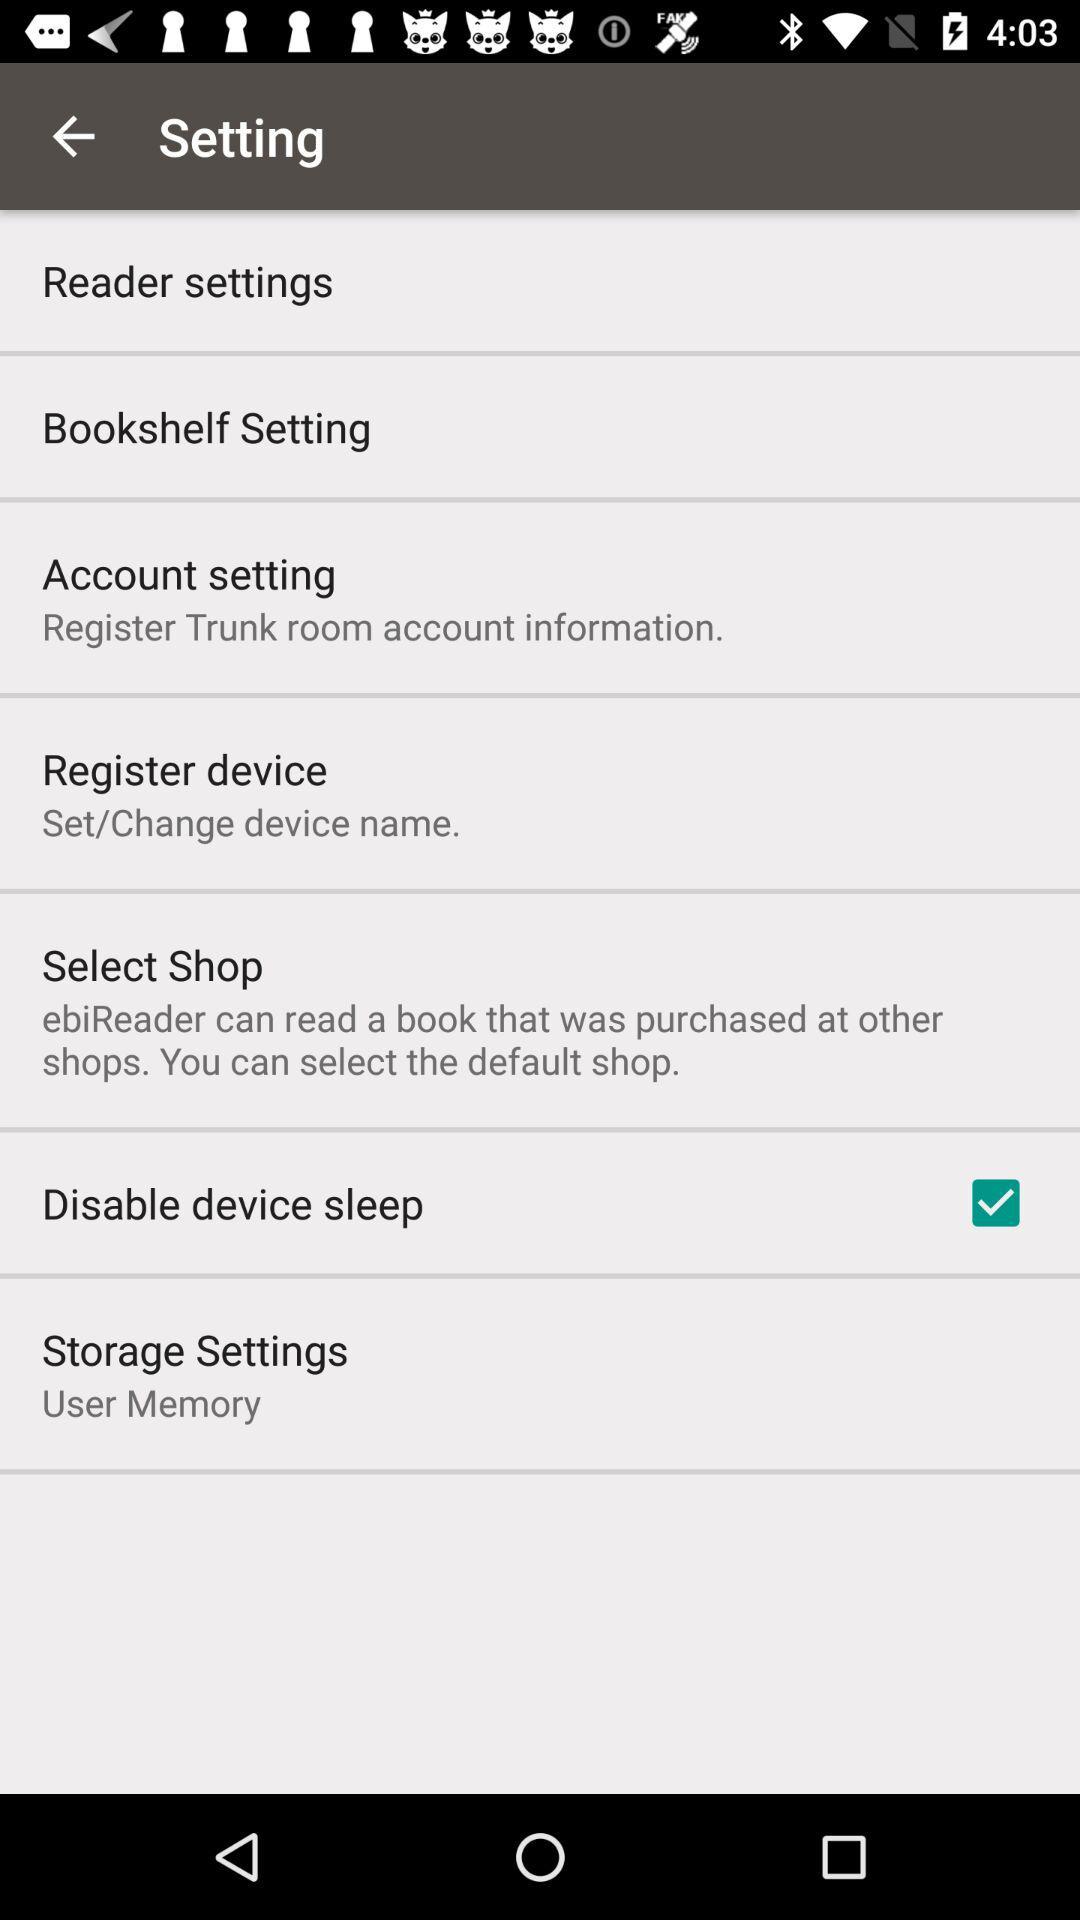 The width and height of the screenshot is (1080, 1920). Describe the element at coordinates (184, 767) in the screenshot. I see `the icon above set change device` at that location.